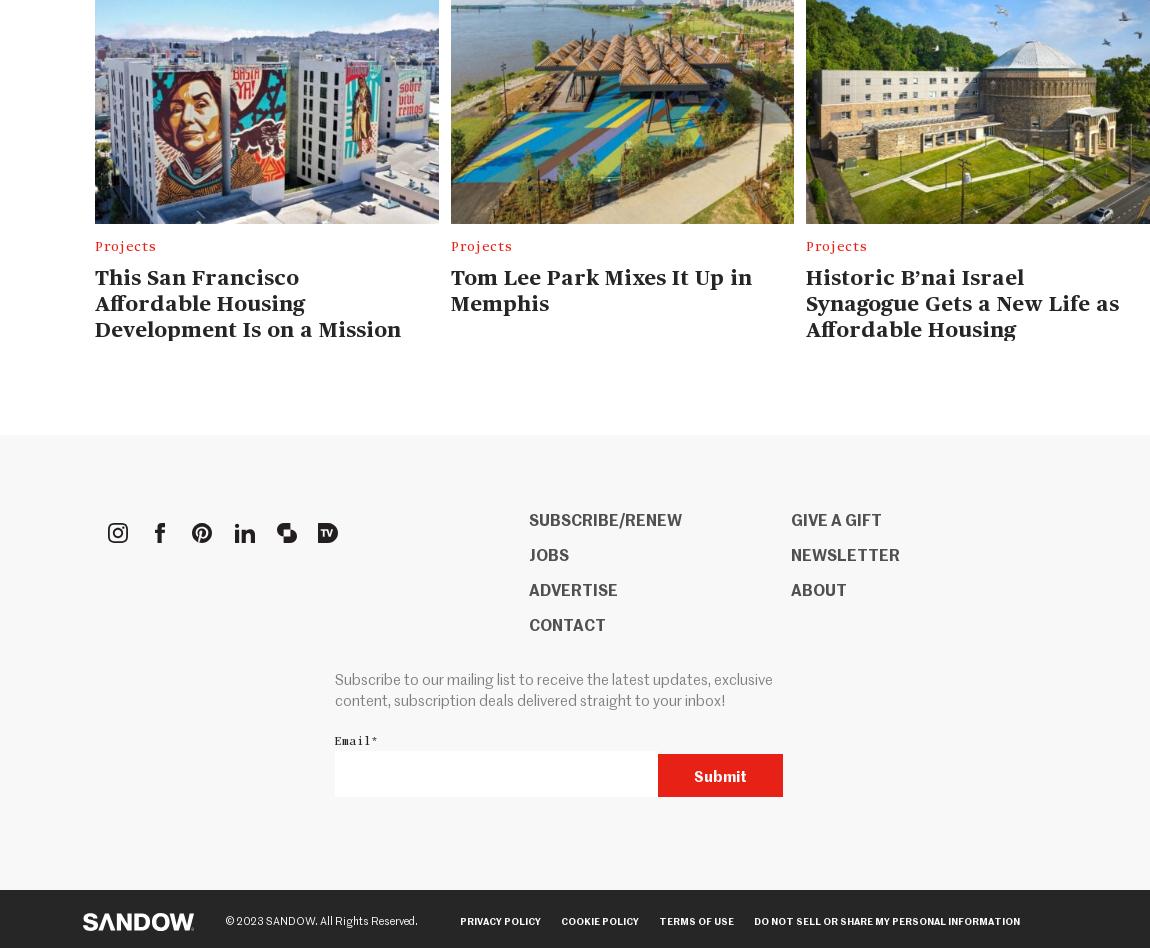 The image size is (1150, 948). Describe the element at coordinates (885, 919) in the screenshot. I see `'Do Not Sell or Share my Personal Information'` at that location.